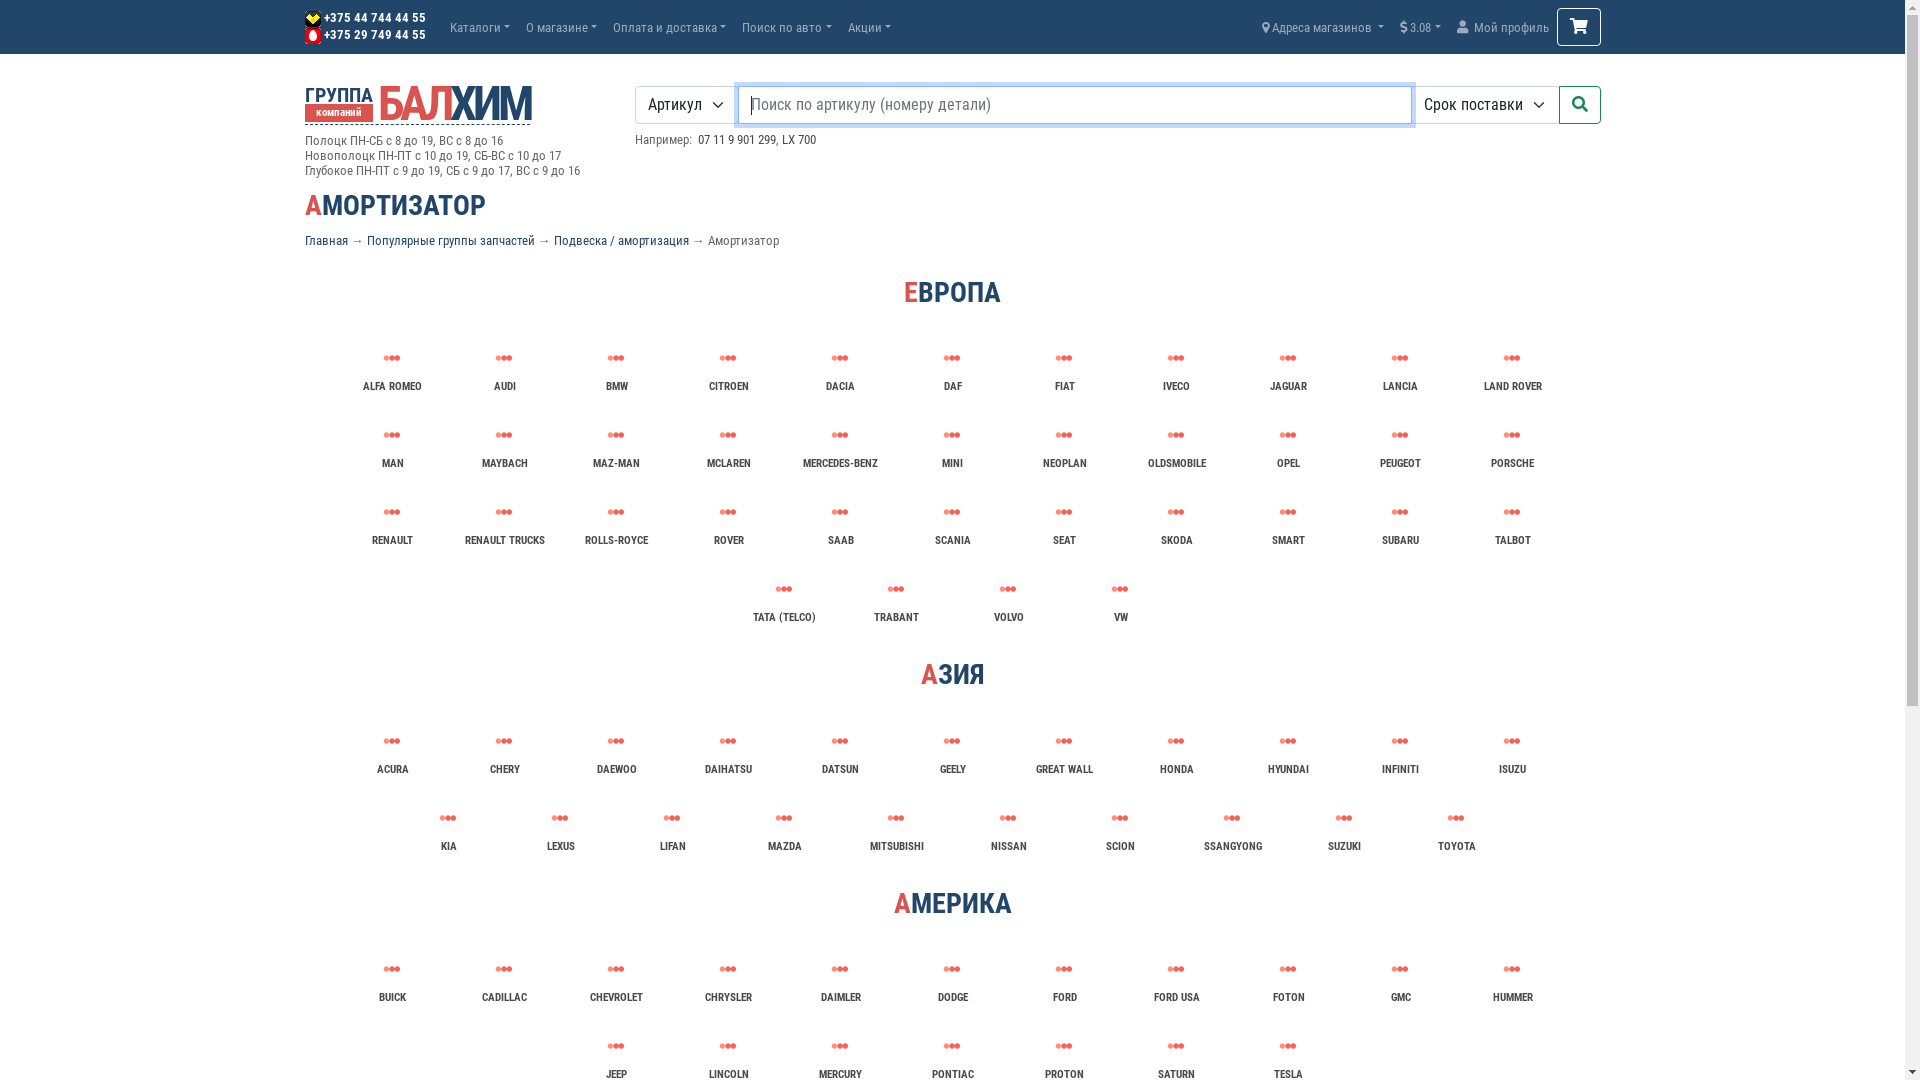 This screenshot has width=1920, height=1080. Describe the element at coordinates (727, 967) in the screenshot. I see `'CHRYSLER'` at that location.